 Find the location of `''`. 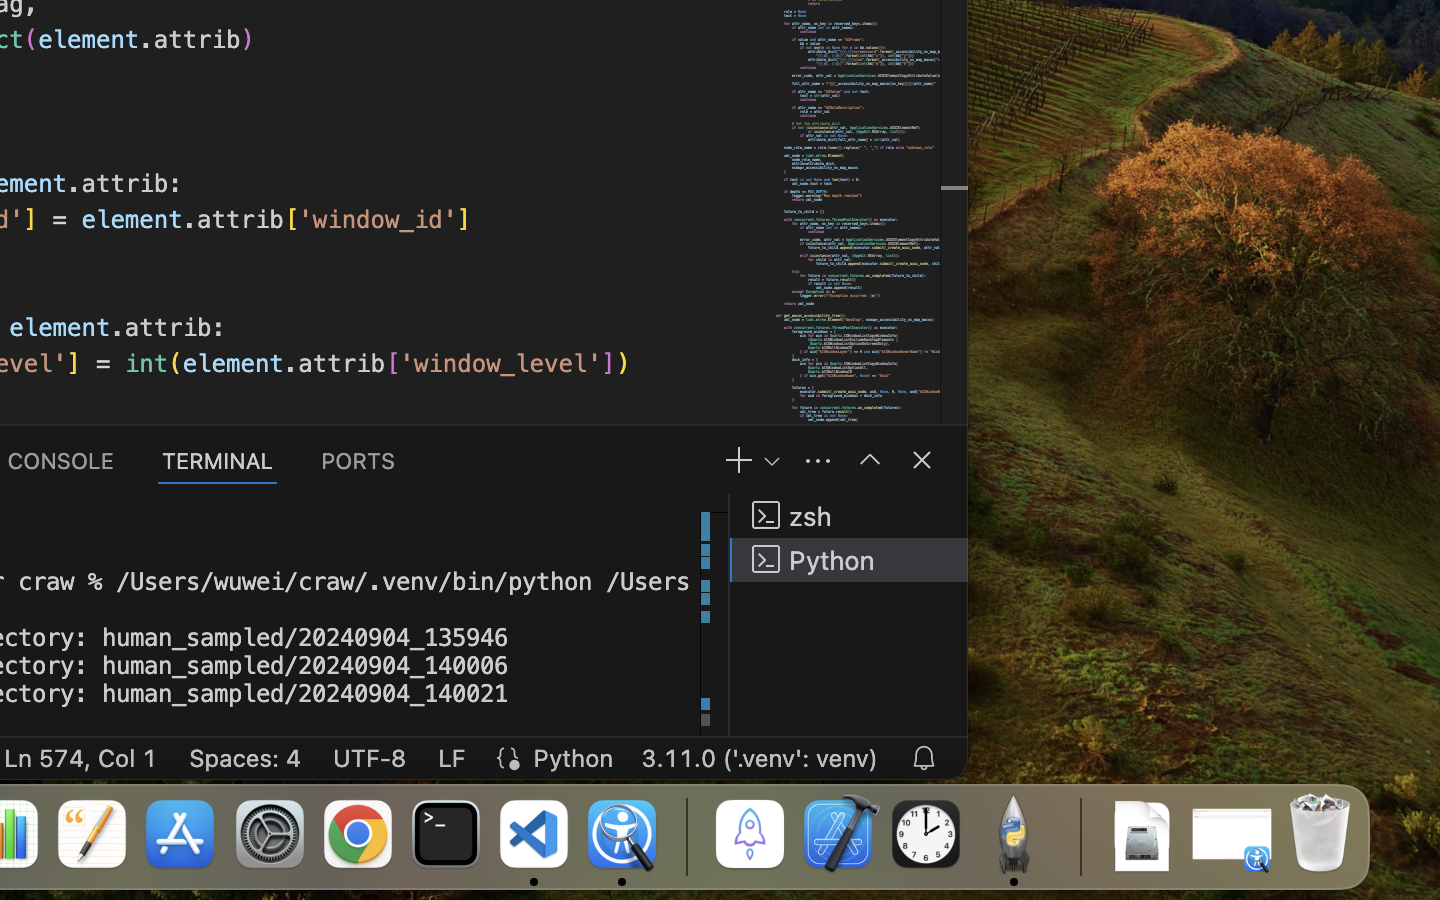

'' is located at coordinates (869, 458).